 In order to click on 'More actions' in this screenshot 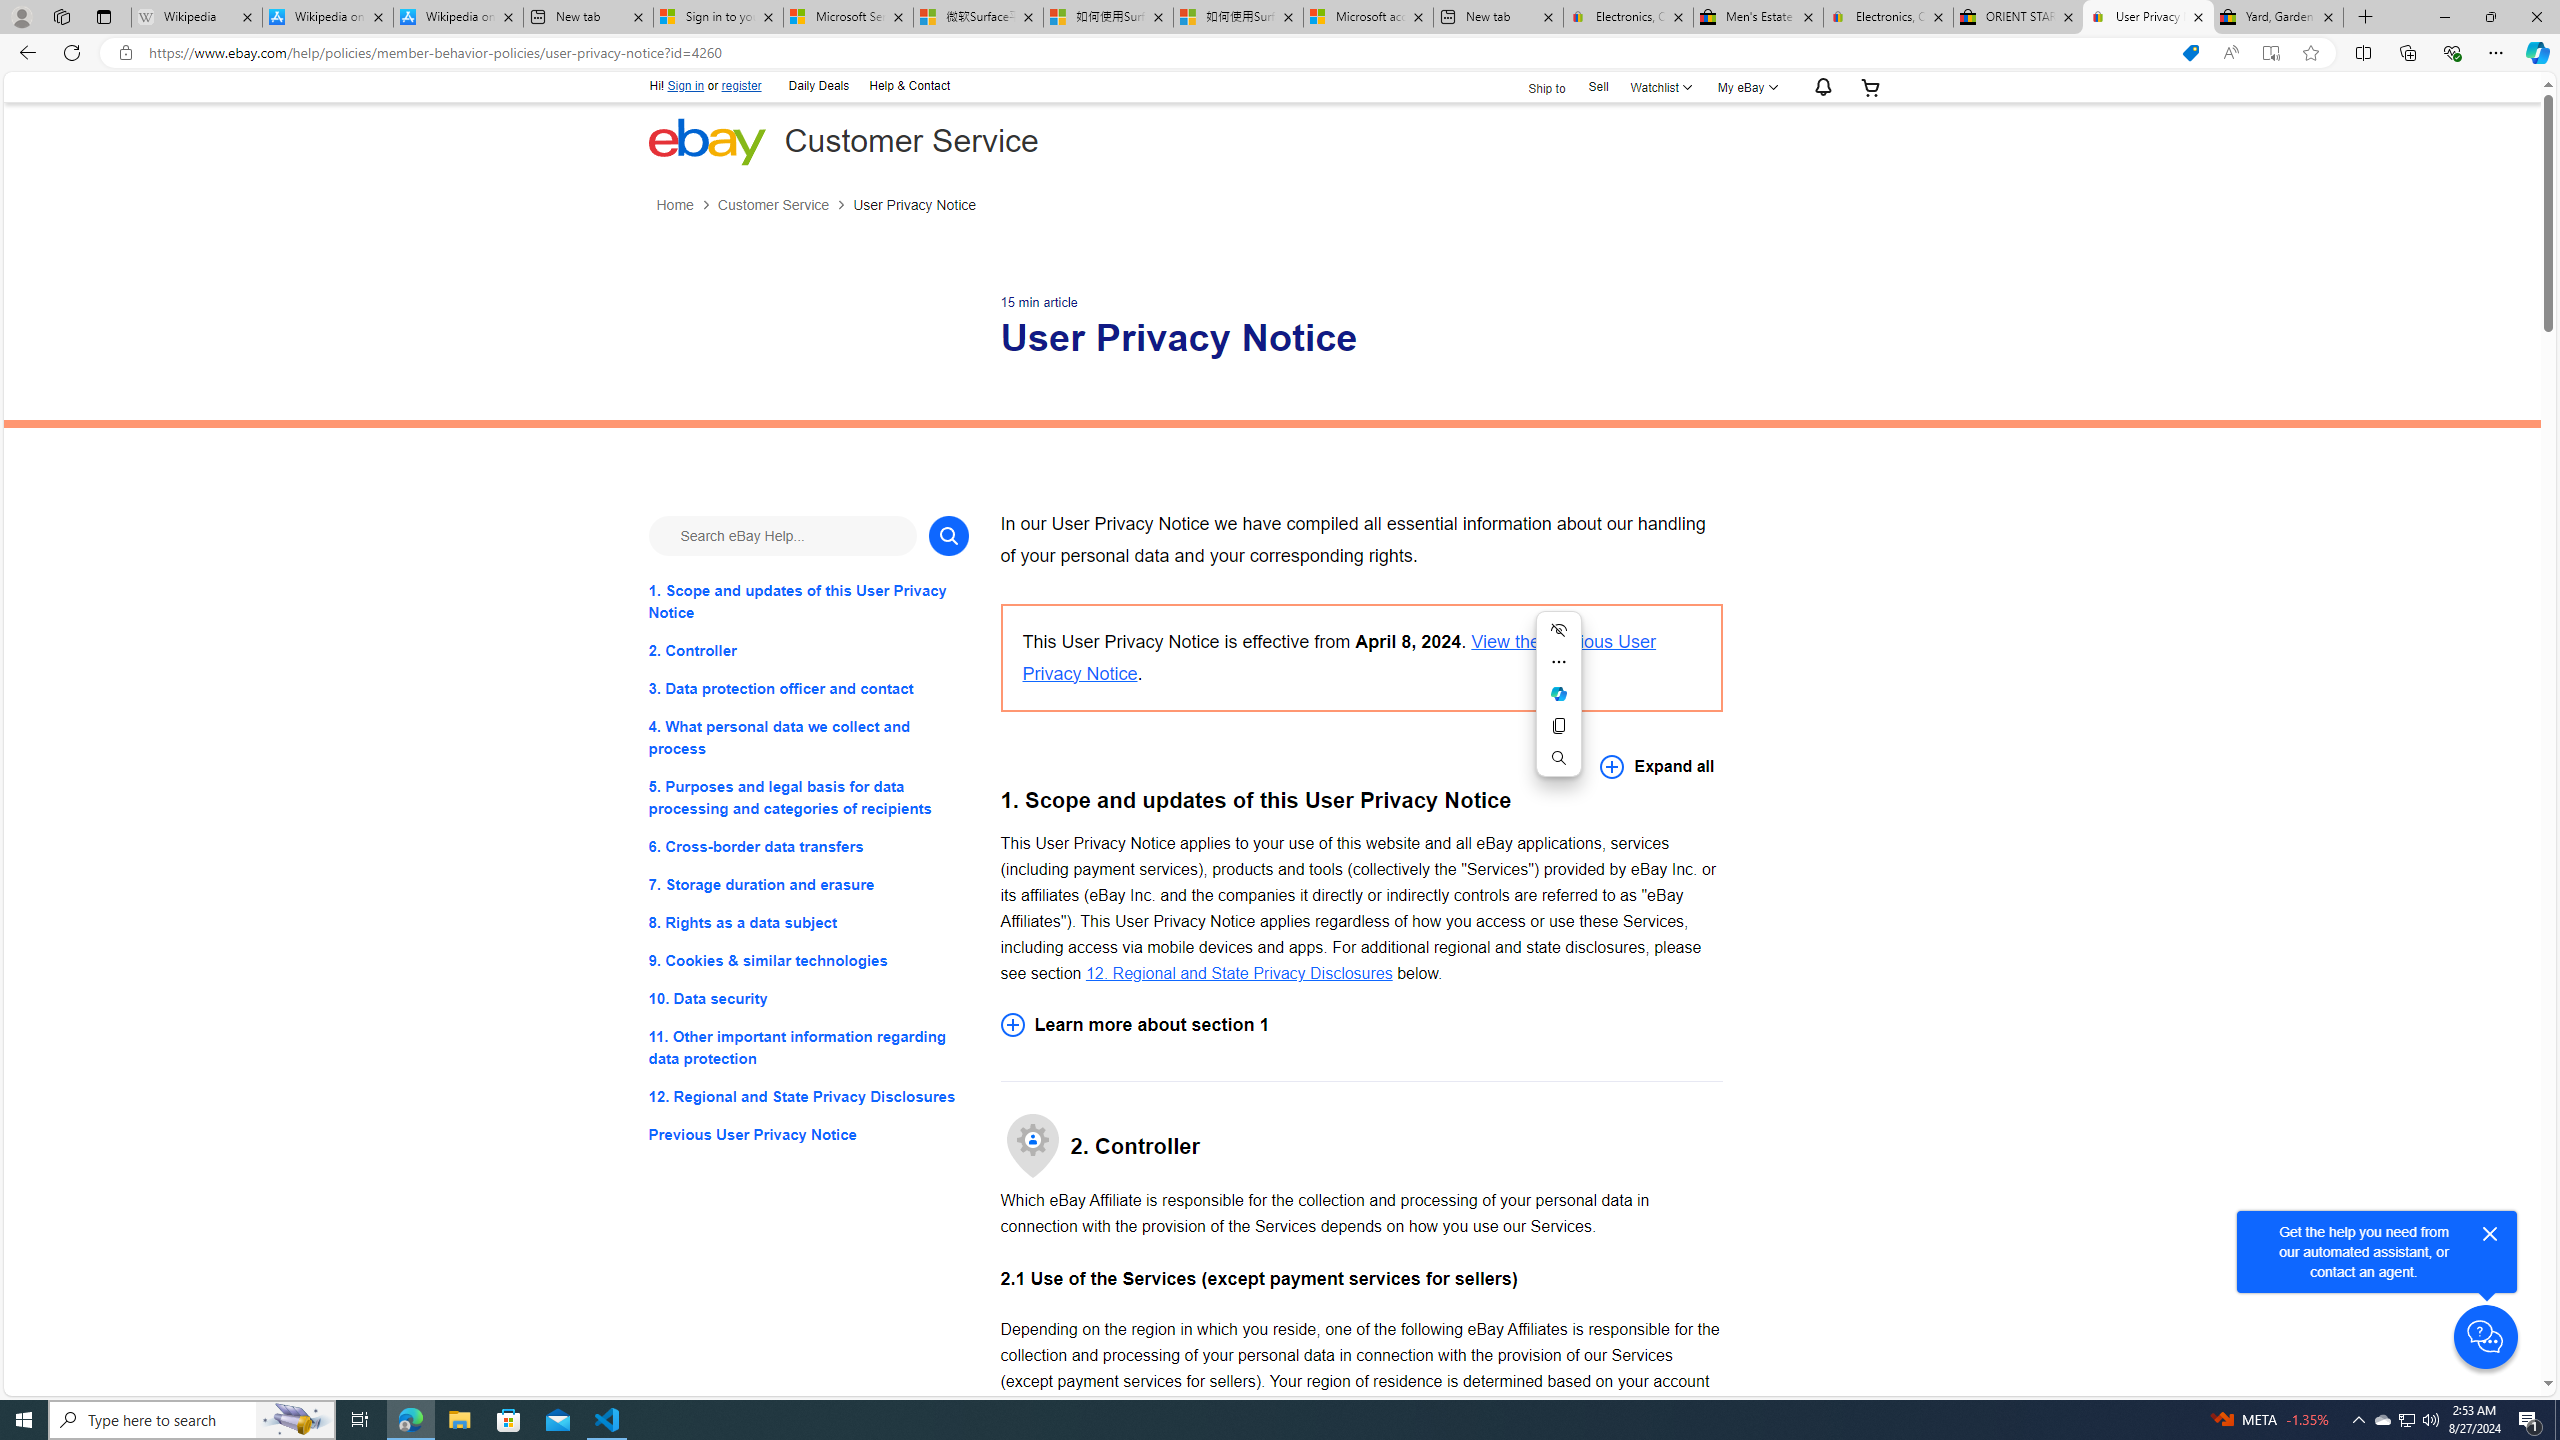, I will do `click(1558, 662)`.